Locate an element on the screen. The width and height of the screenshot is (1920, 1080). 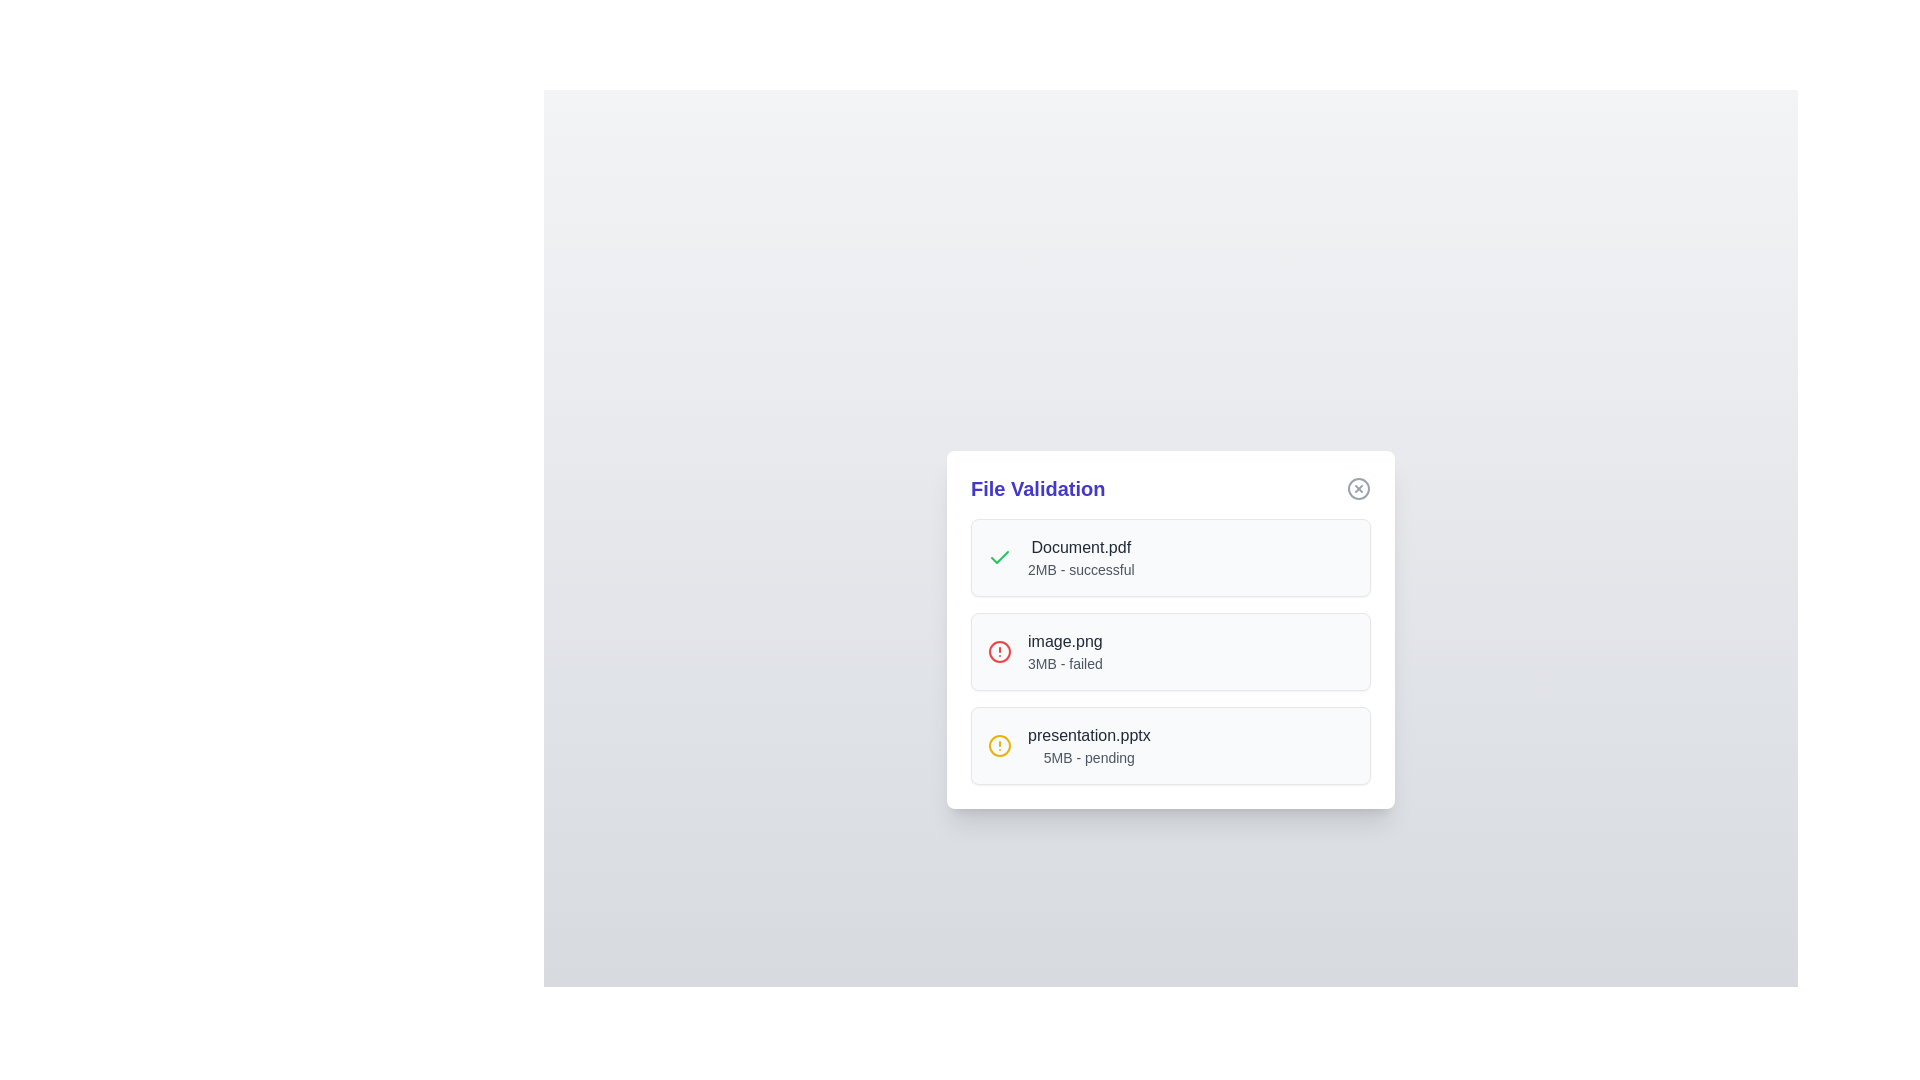
the status icon of the file image.png to inspect its status is located at coordinates (999, 651).